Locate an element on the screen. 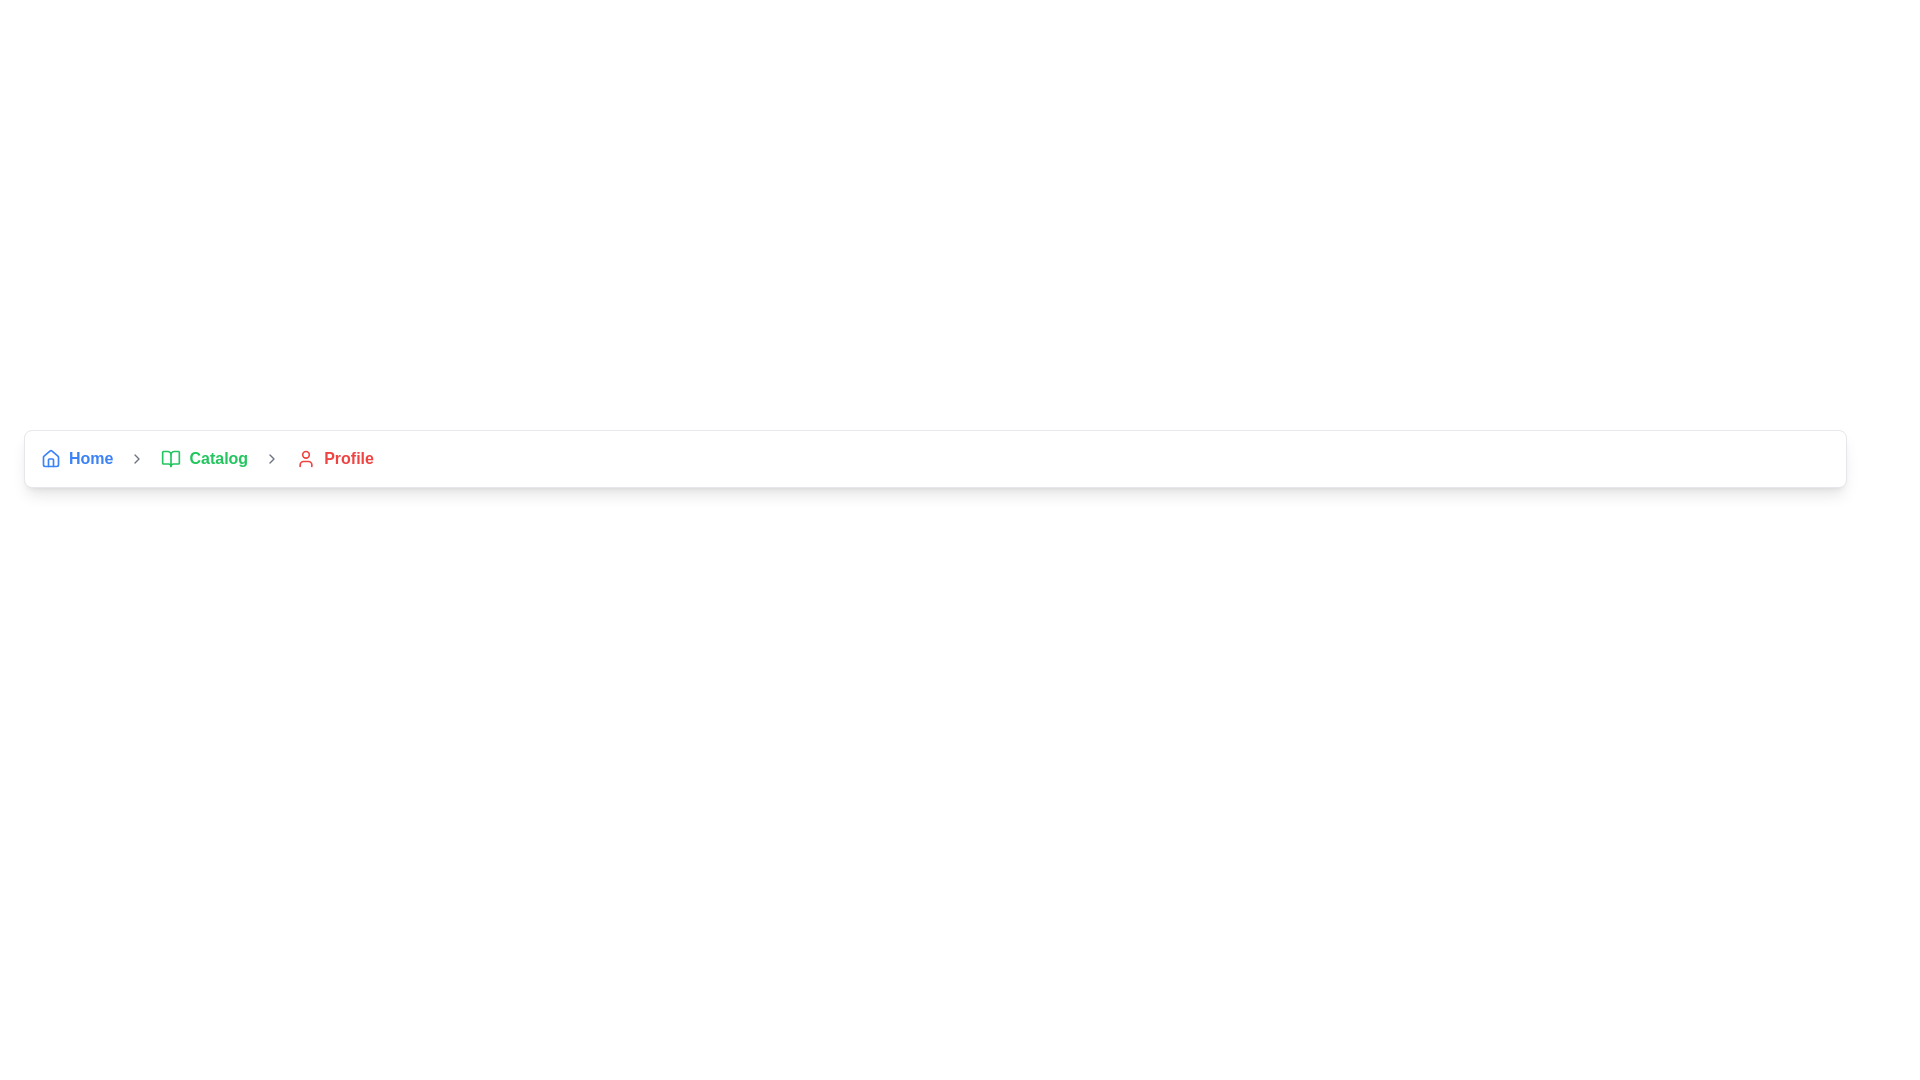 This screenshot has width=1920, height=1080. the small rightward-pointing arrow icon, which is positioned immediately after the 'Home' text link and icon in the navigation row, and before the 'Catalog' section is located at coordinates (136, 459).